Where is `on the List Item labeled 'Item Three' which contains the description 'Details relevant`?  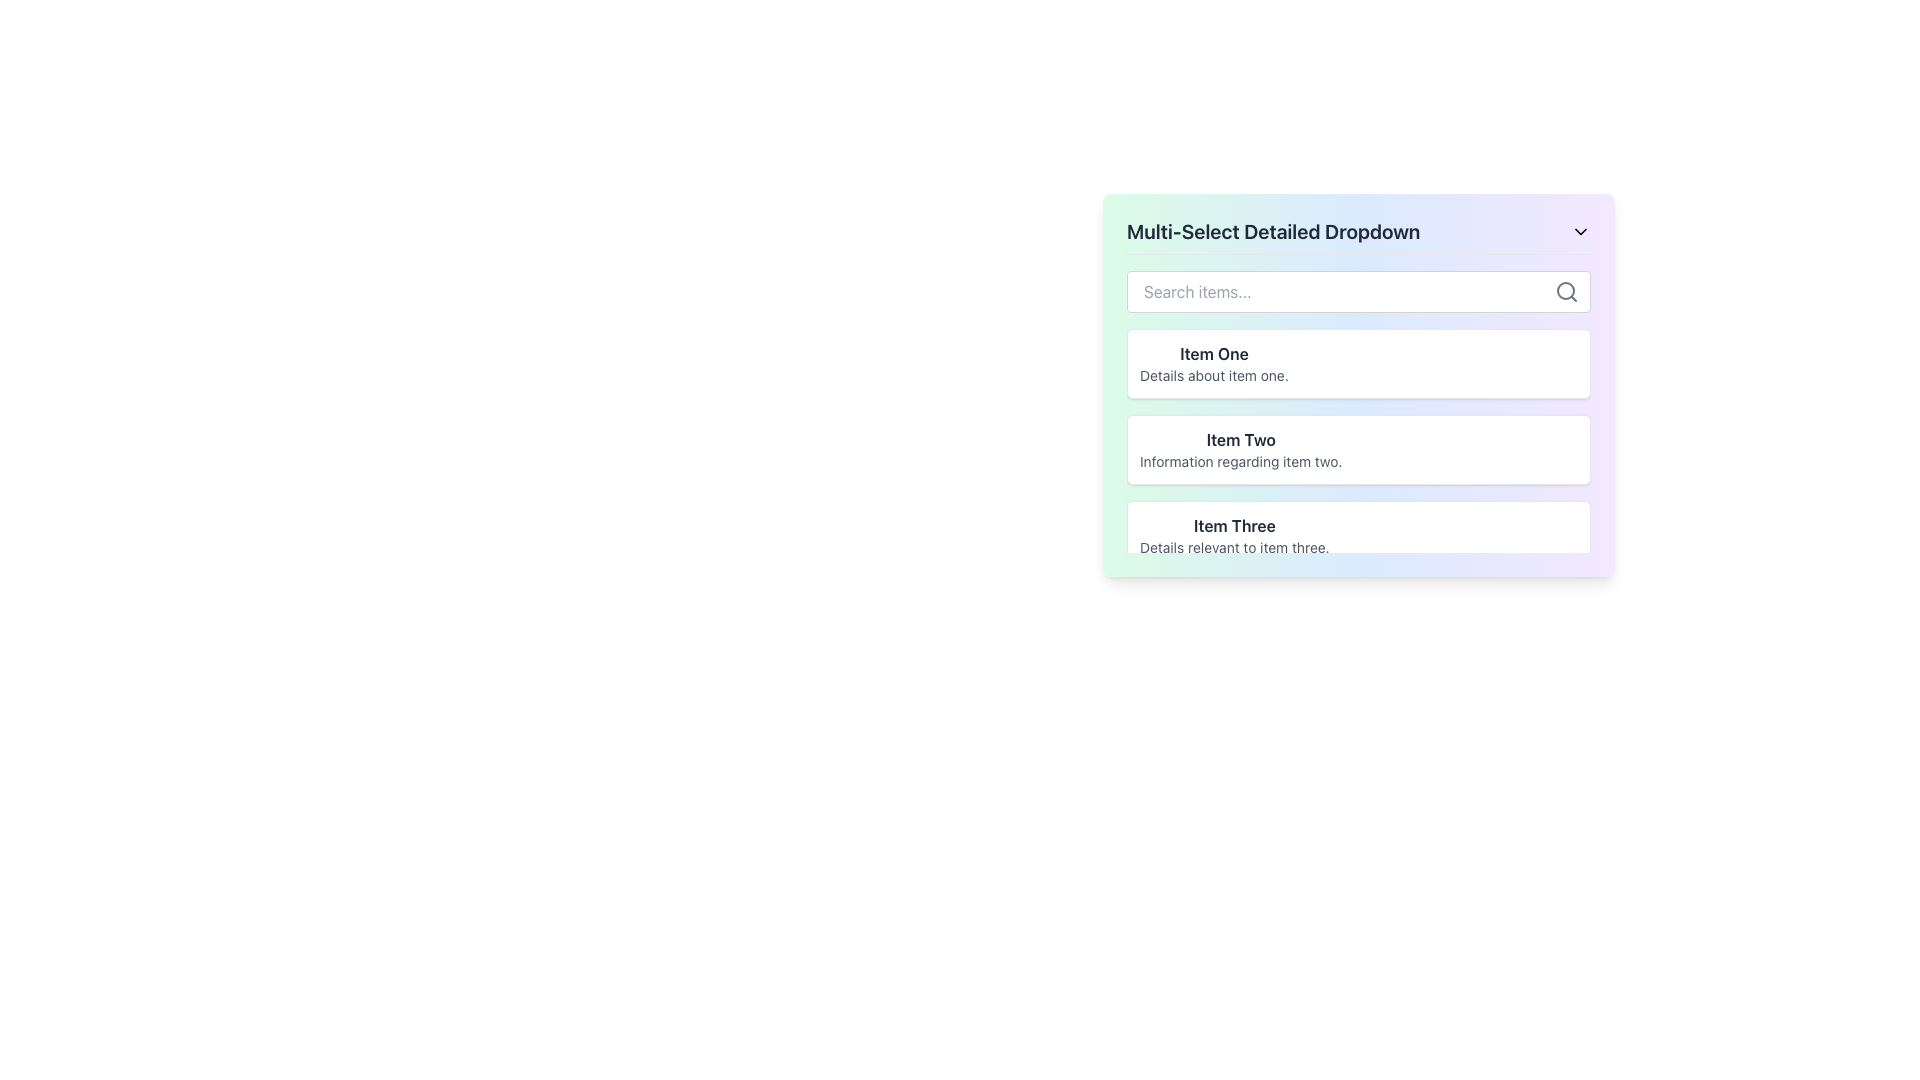
on the List Item labeled 'Item Three' which contains the description 'Details relevant is located at coordinates (1358, 535).